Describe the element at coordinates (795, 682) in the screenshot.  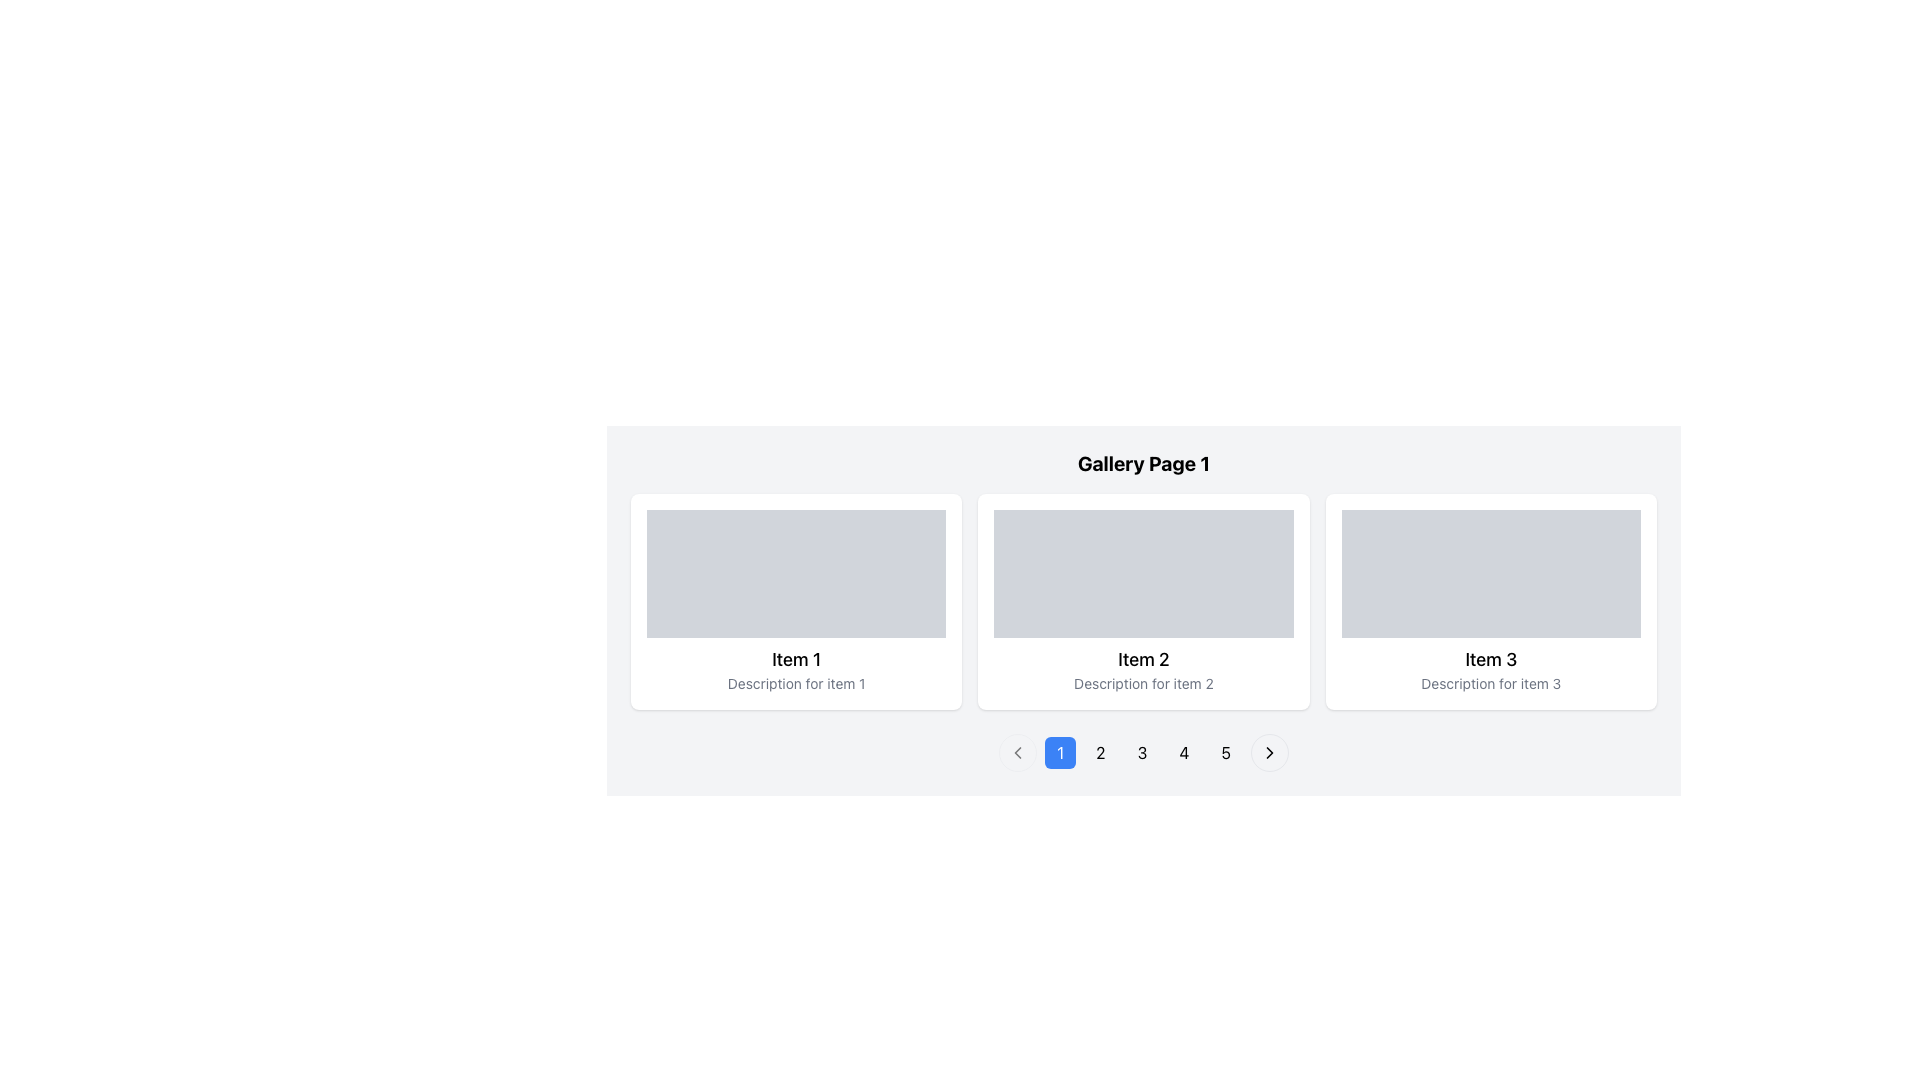
I see `the Text Label that provides a brief description for the item denoted in the heading 'Item 1', which is located at the bottom of the first card on the left-most side of the interface` at that location.